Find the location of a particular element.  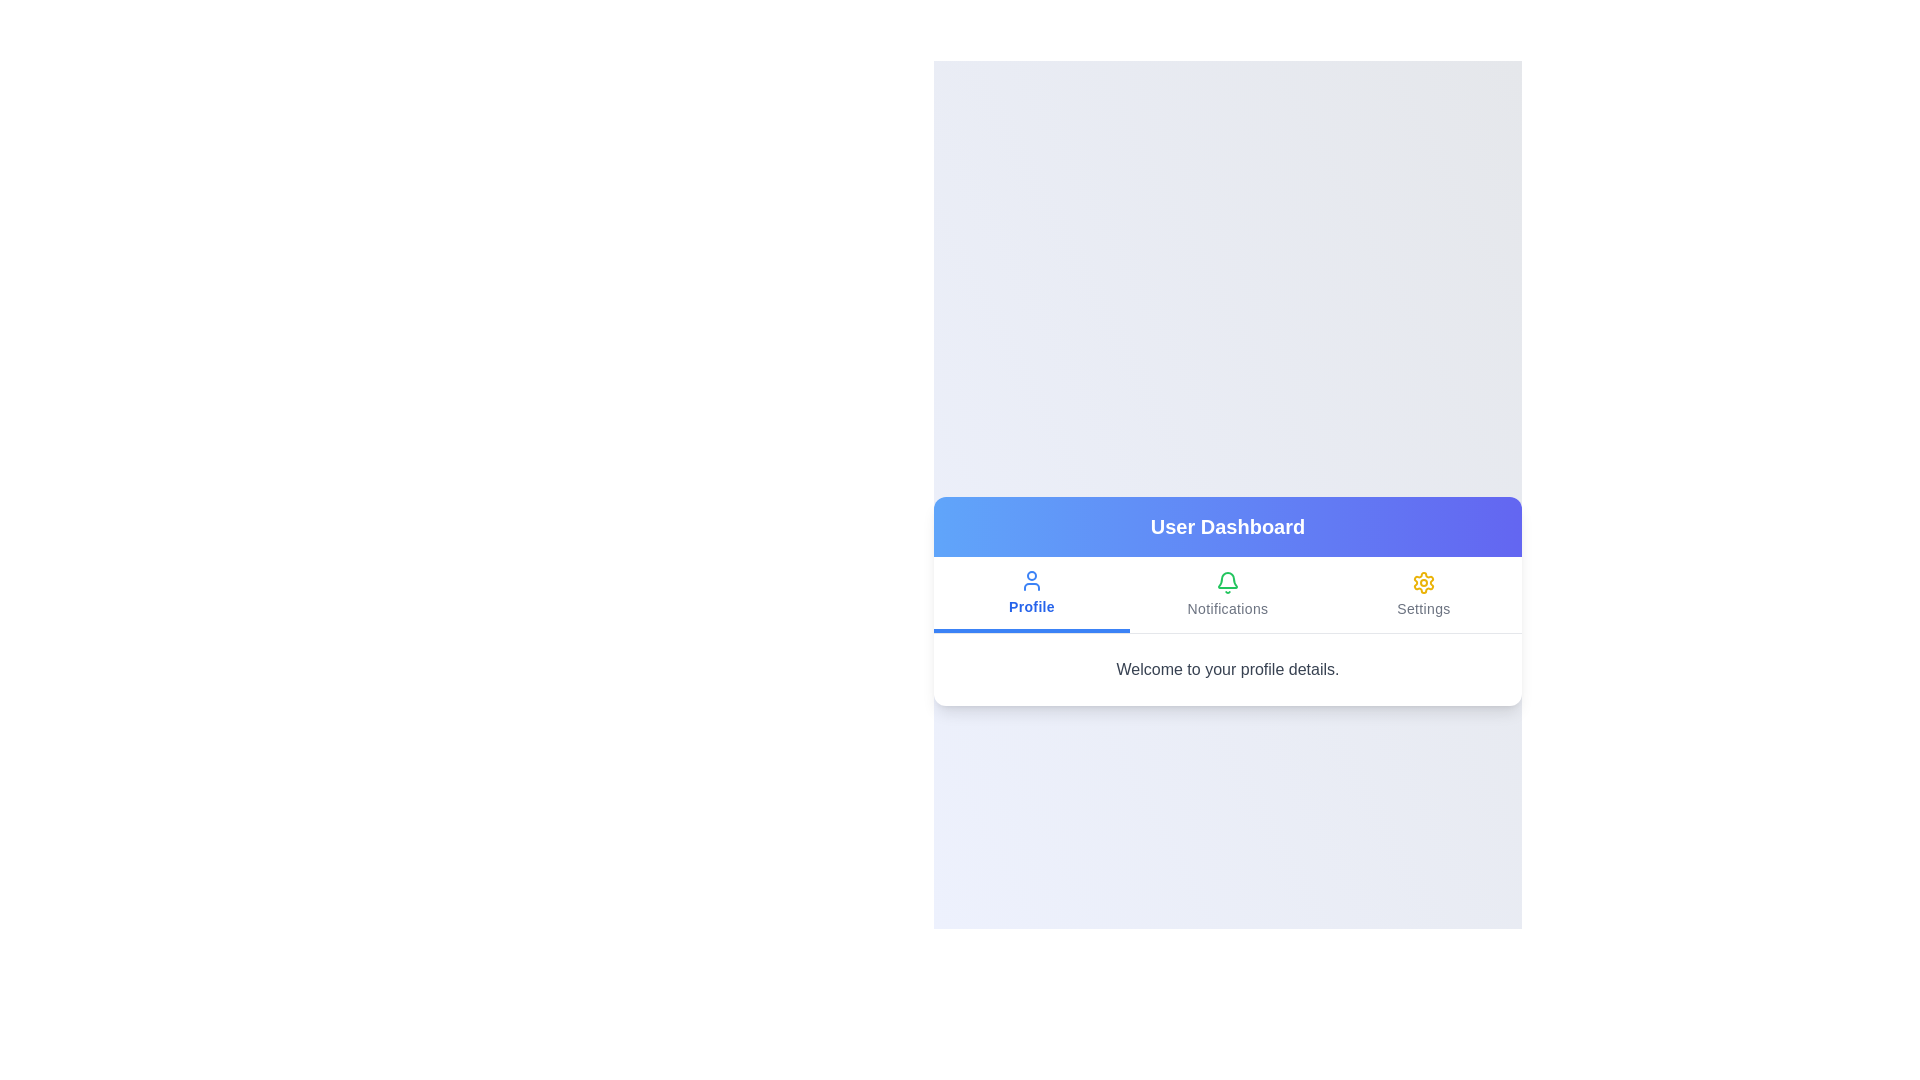

the Settings tab is located at coordinates (1423, 593).